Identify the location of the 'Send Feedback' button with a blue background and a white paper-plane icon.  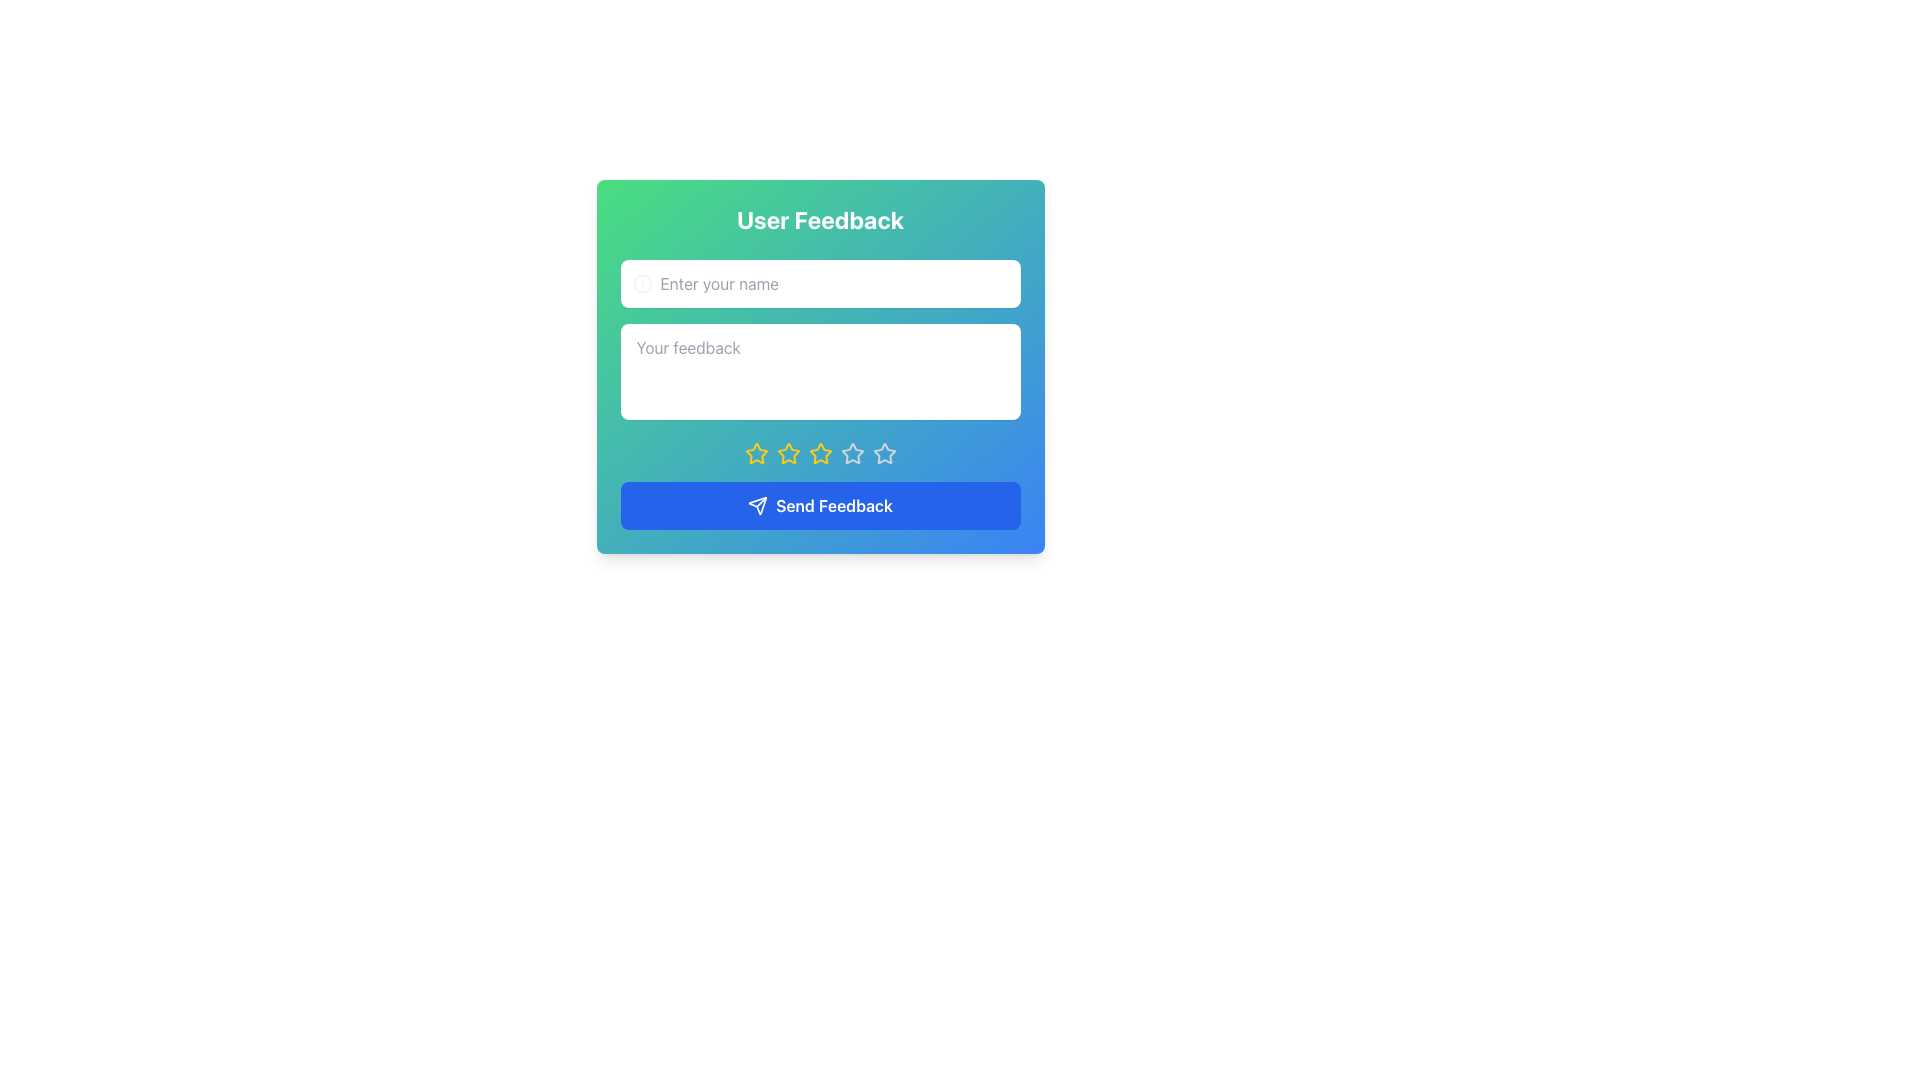
(820, 504).